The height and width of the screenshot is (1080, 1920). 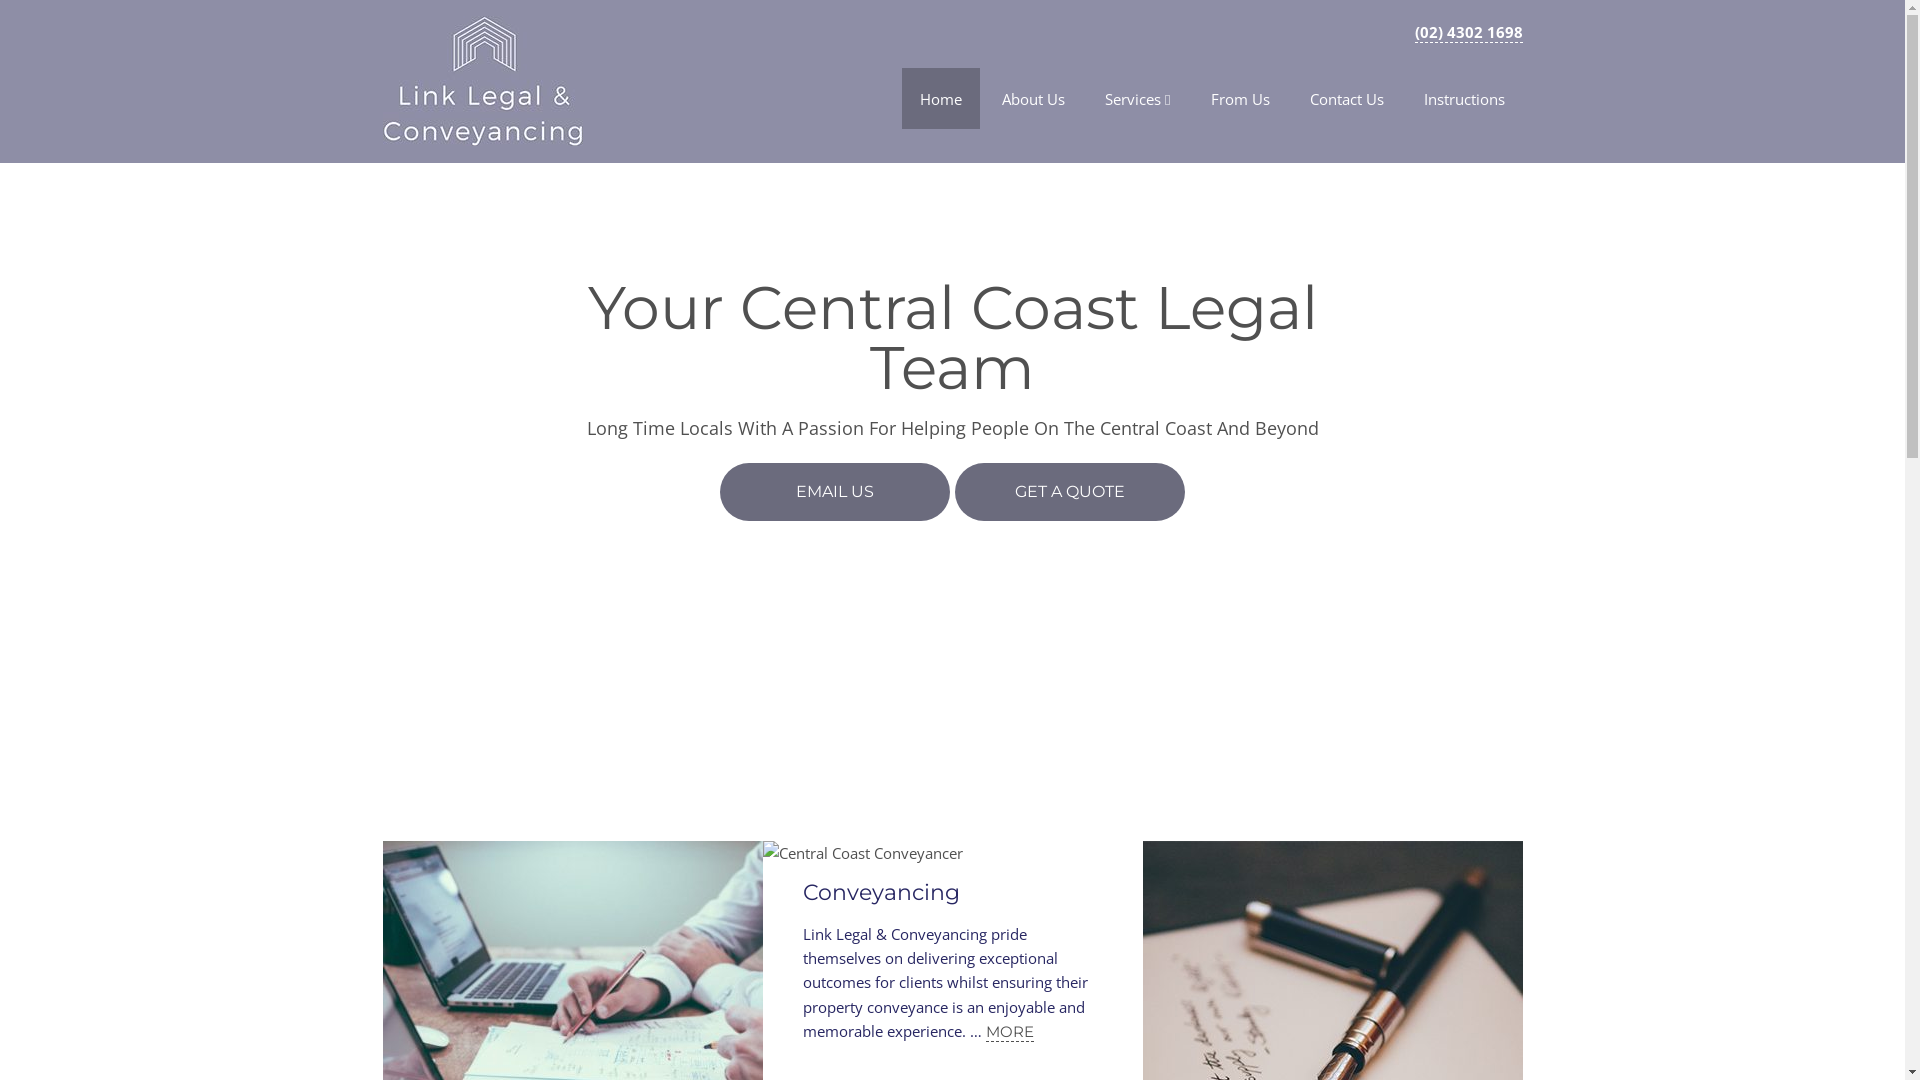 What do you see at coordinates (1137, 99) in the screenshot?
I see `'Services'` at bounding box center [1137, 99].